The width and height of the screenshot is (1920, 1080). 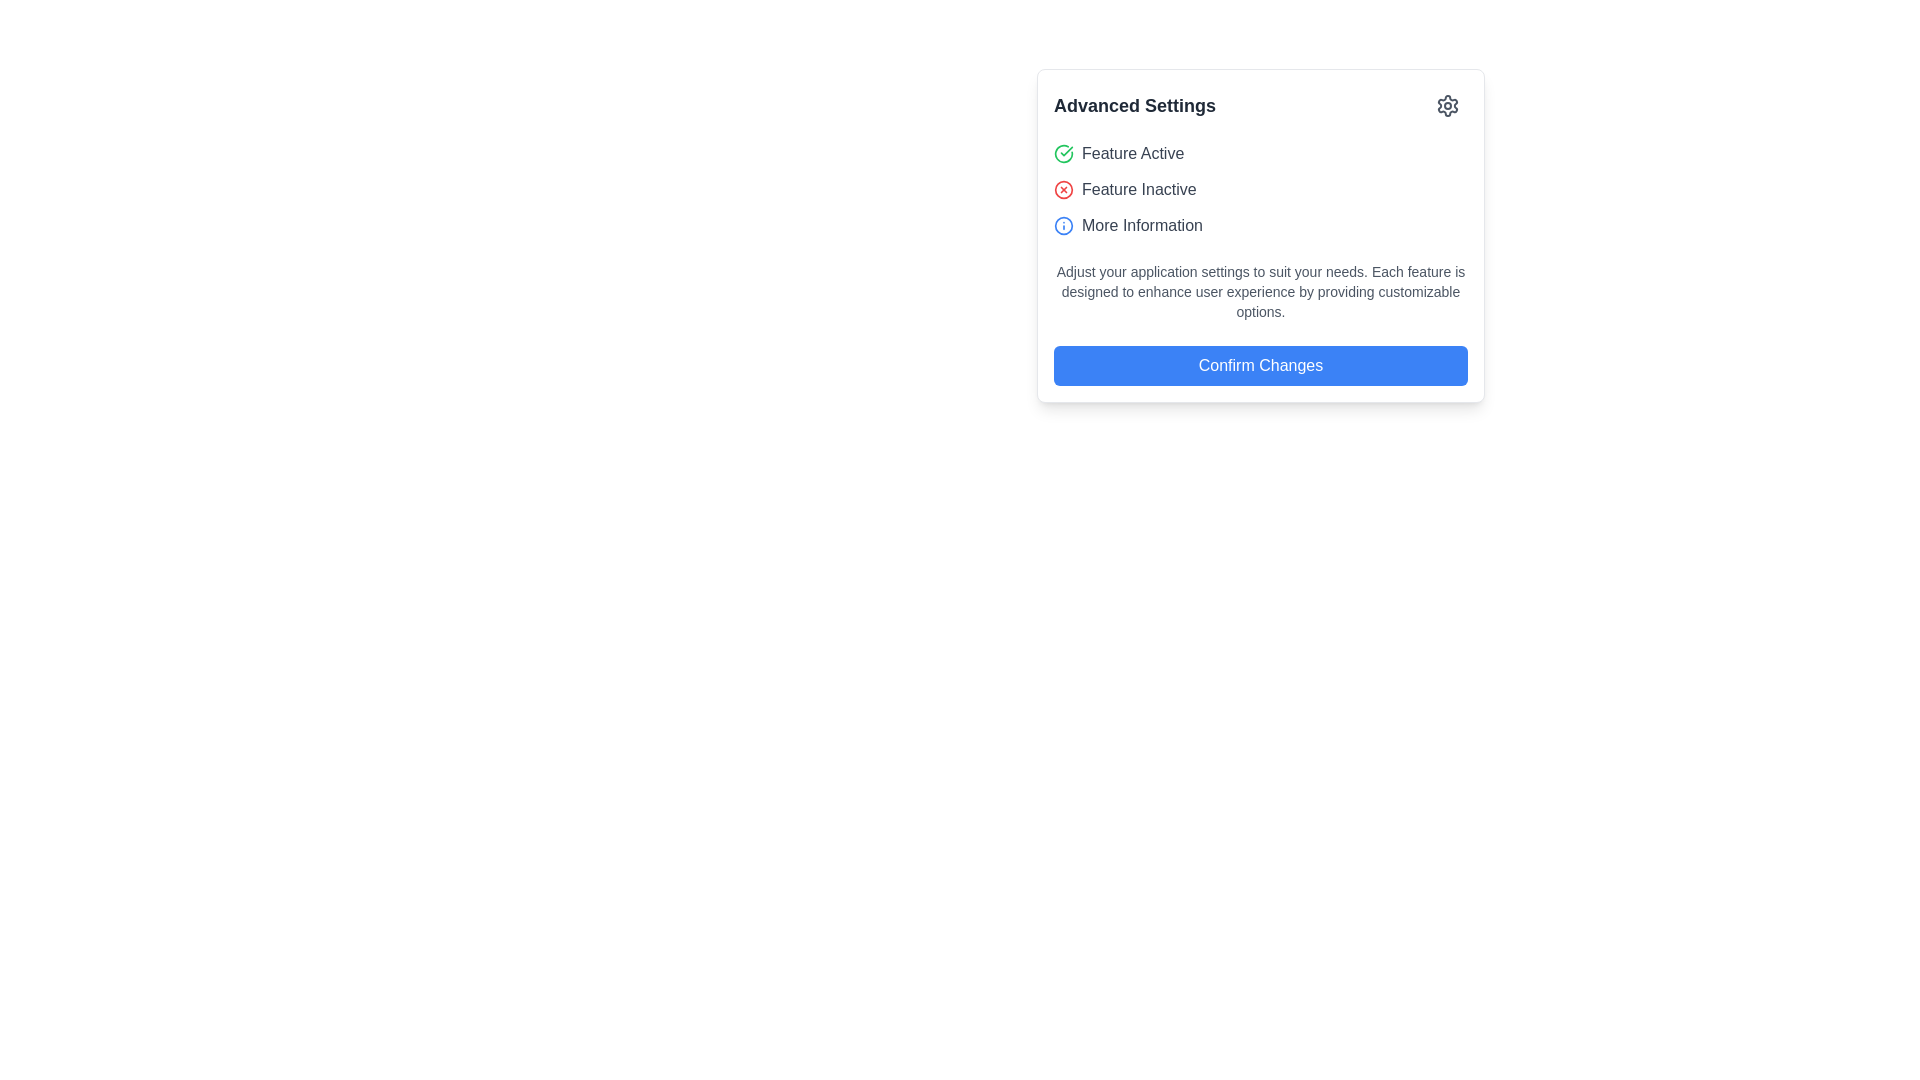 What do you see at coordinates (1063, 153) in the screenshot?
I see `the first icon to the left of the 'Feature Active' text in the settings card` at bounding box center [1063, 153].